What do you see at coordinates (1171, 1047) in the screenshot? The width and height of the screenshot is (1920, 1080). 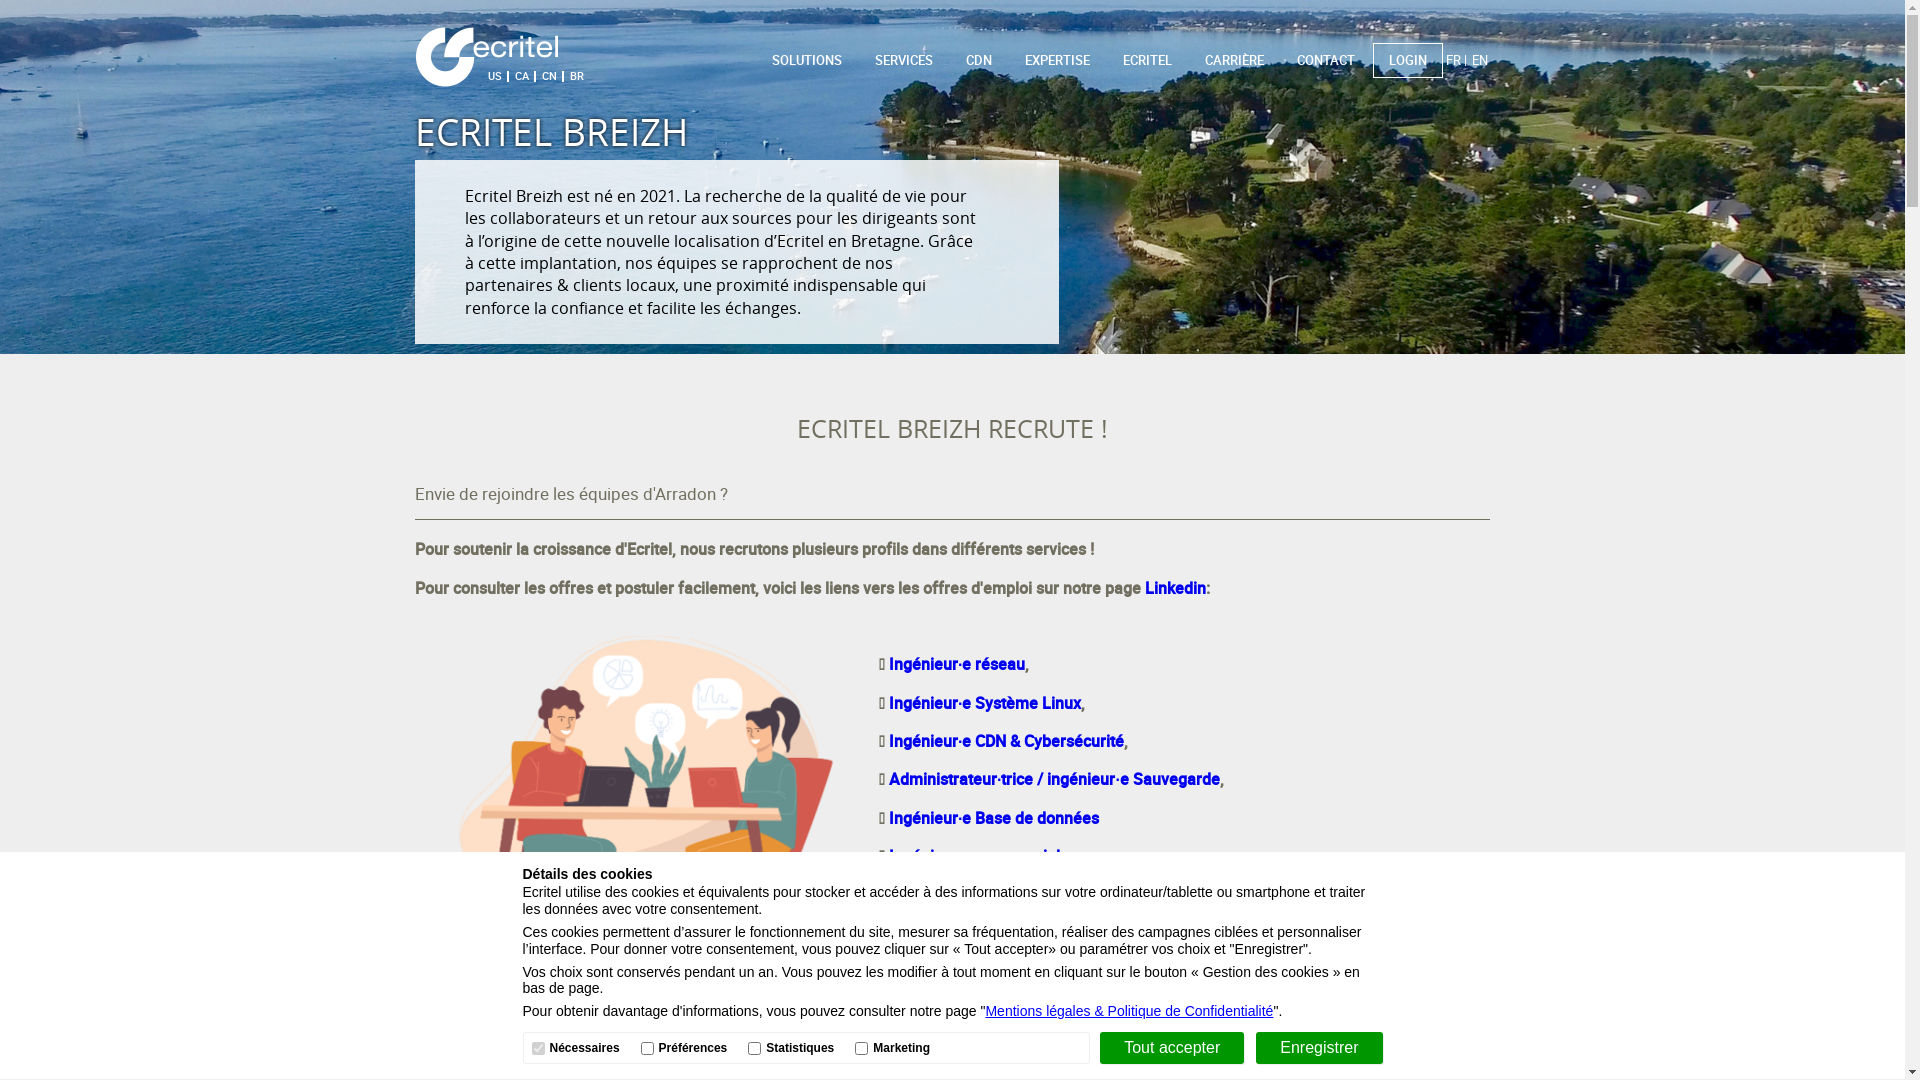 I see `'Tout accepter'` at bounding box center [1171, 1047].